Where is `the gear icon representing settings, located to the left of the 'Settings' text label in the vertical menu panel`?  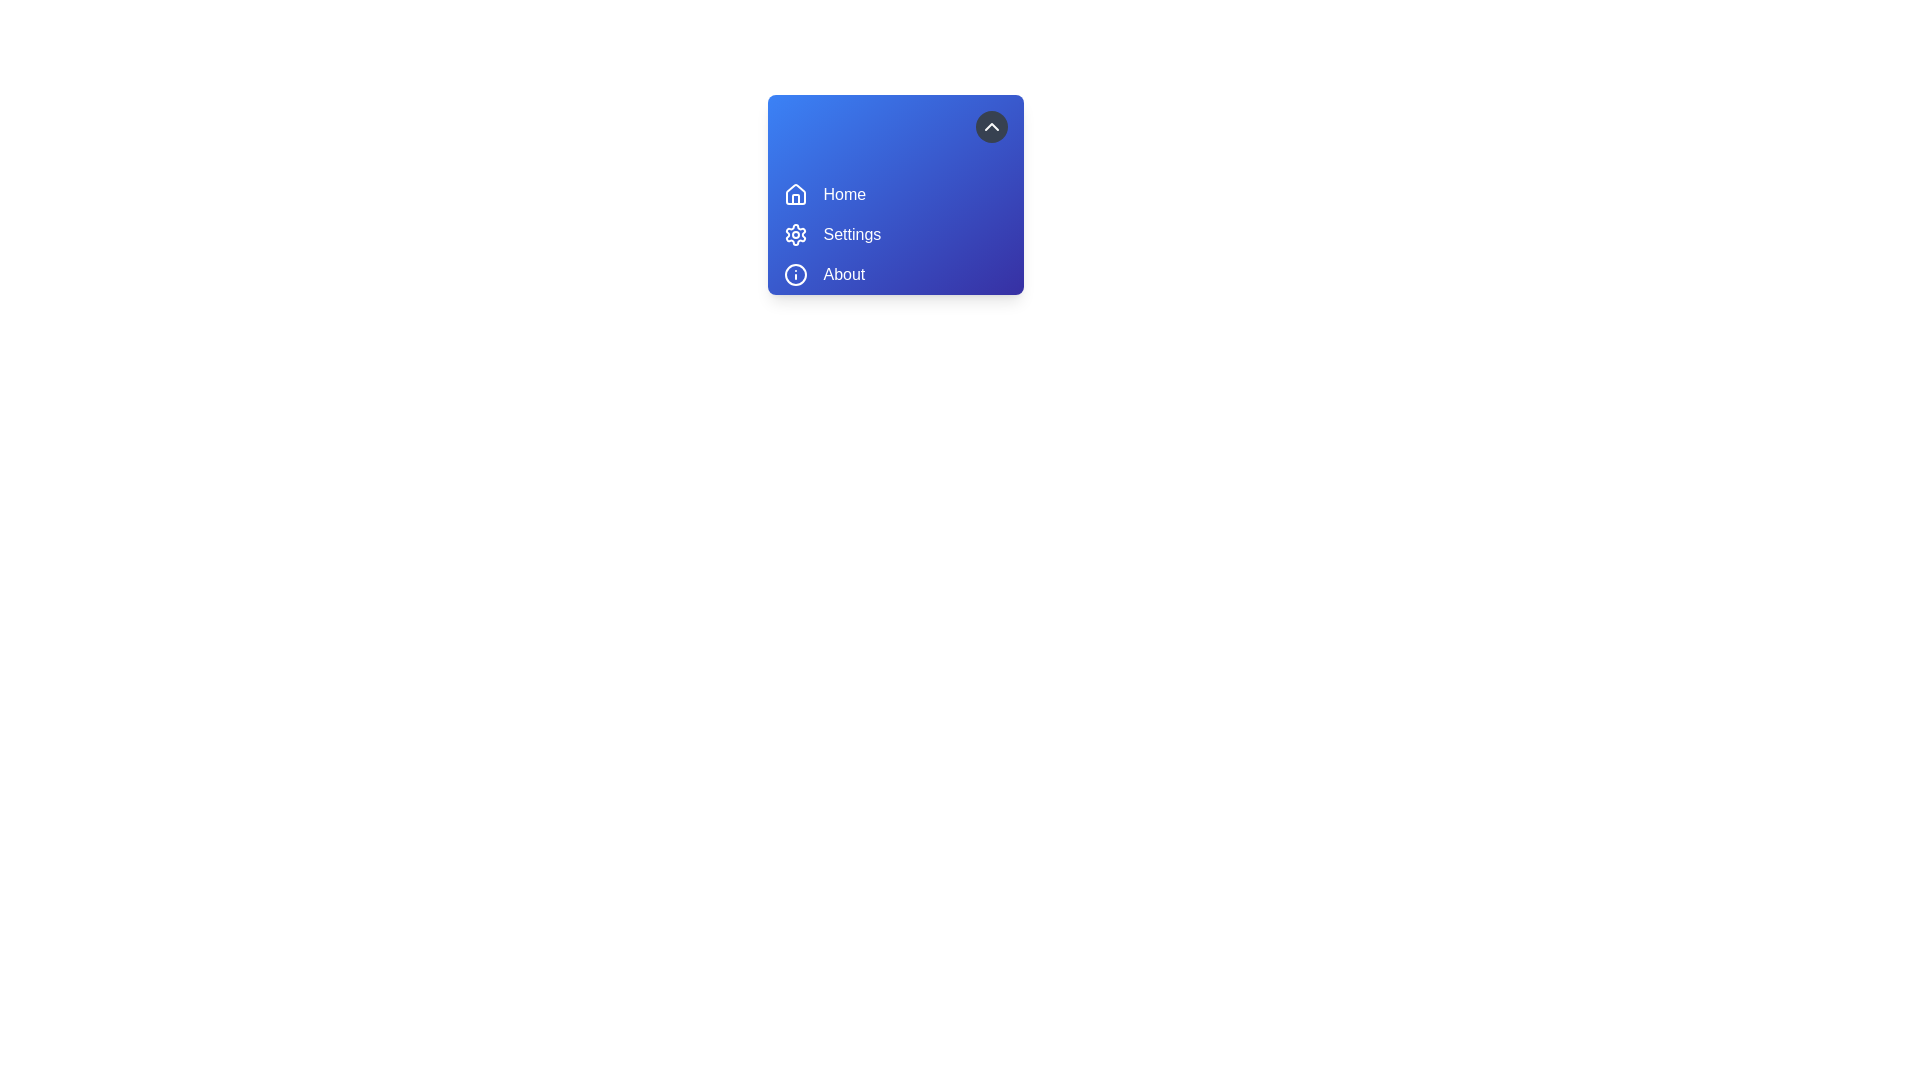 the gear icon representing settings, located to the left of the 'Settings' text label in the vertical menu panel is located at coordinates (794, 234).